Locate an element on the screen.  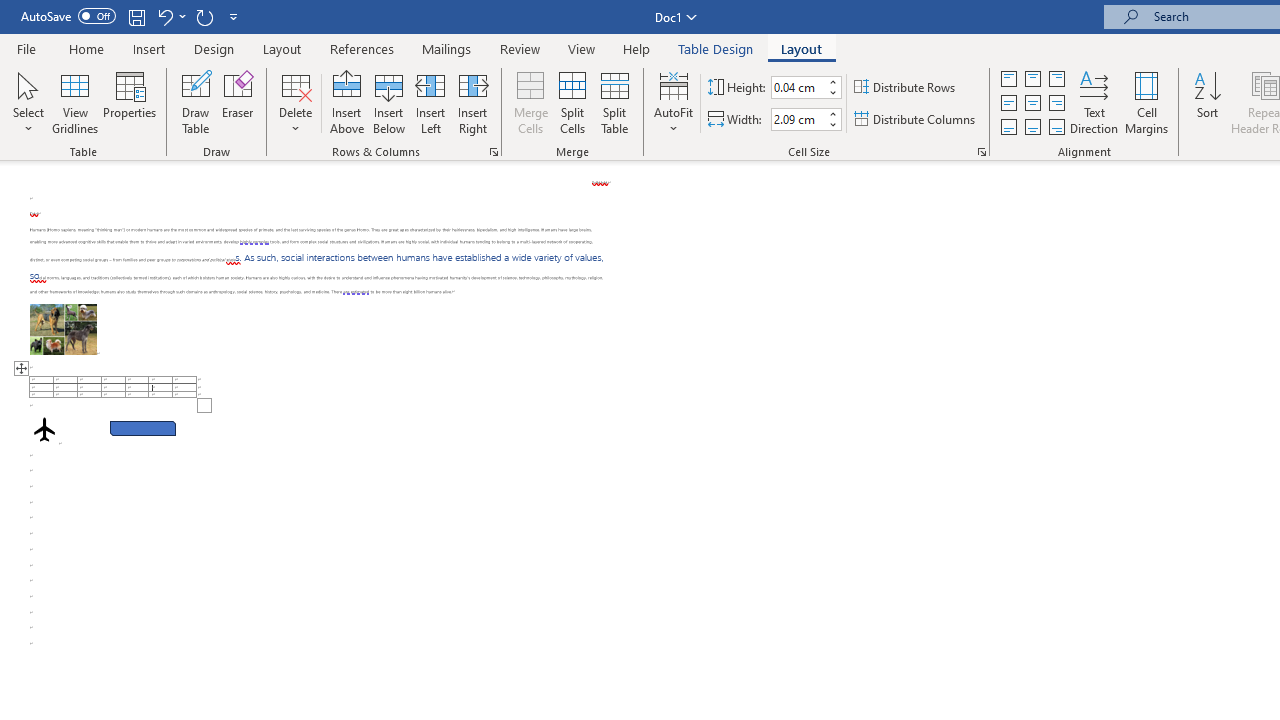
'Text Direction' is located at coordinates (1093, 103).